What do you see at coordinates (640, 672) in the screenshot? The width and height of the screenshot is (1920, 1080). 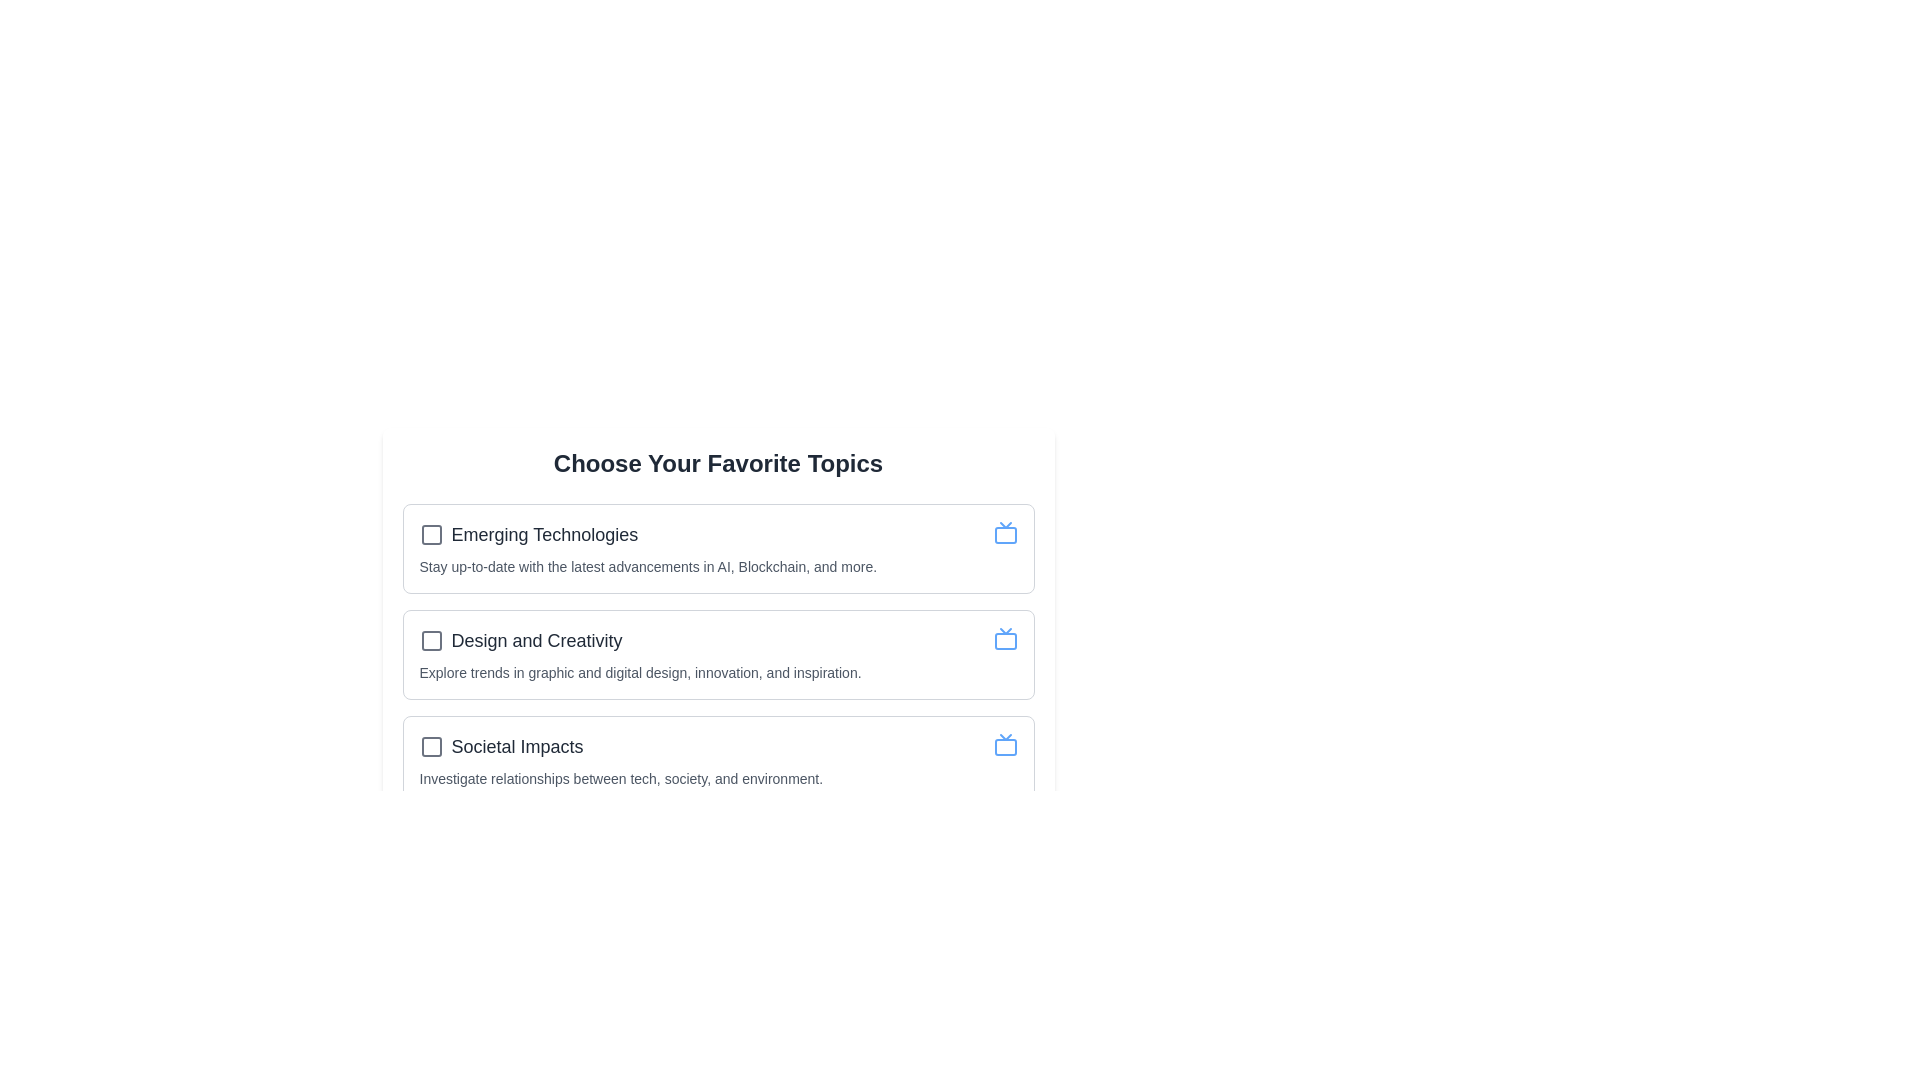 I see `the text paragraph styled with a small gray font that says 'Explore trends in graphic and digital design, innovation, and inspiration.', located below the 'Design and Creativity' heading` at bounding box center [640, 672].